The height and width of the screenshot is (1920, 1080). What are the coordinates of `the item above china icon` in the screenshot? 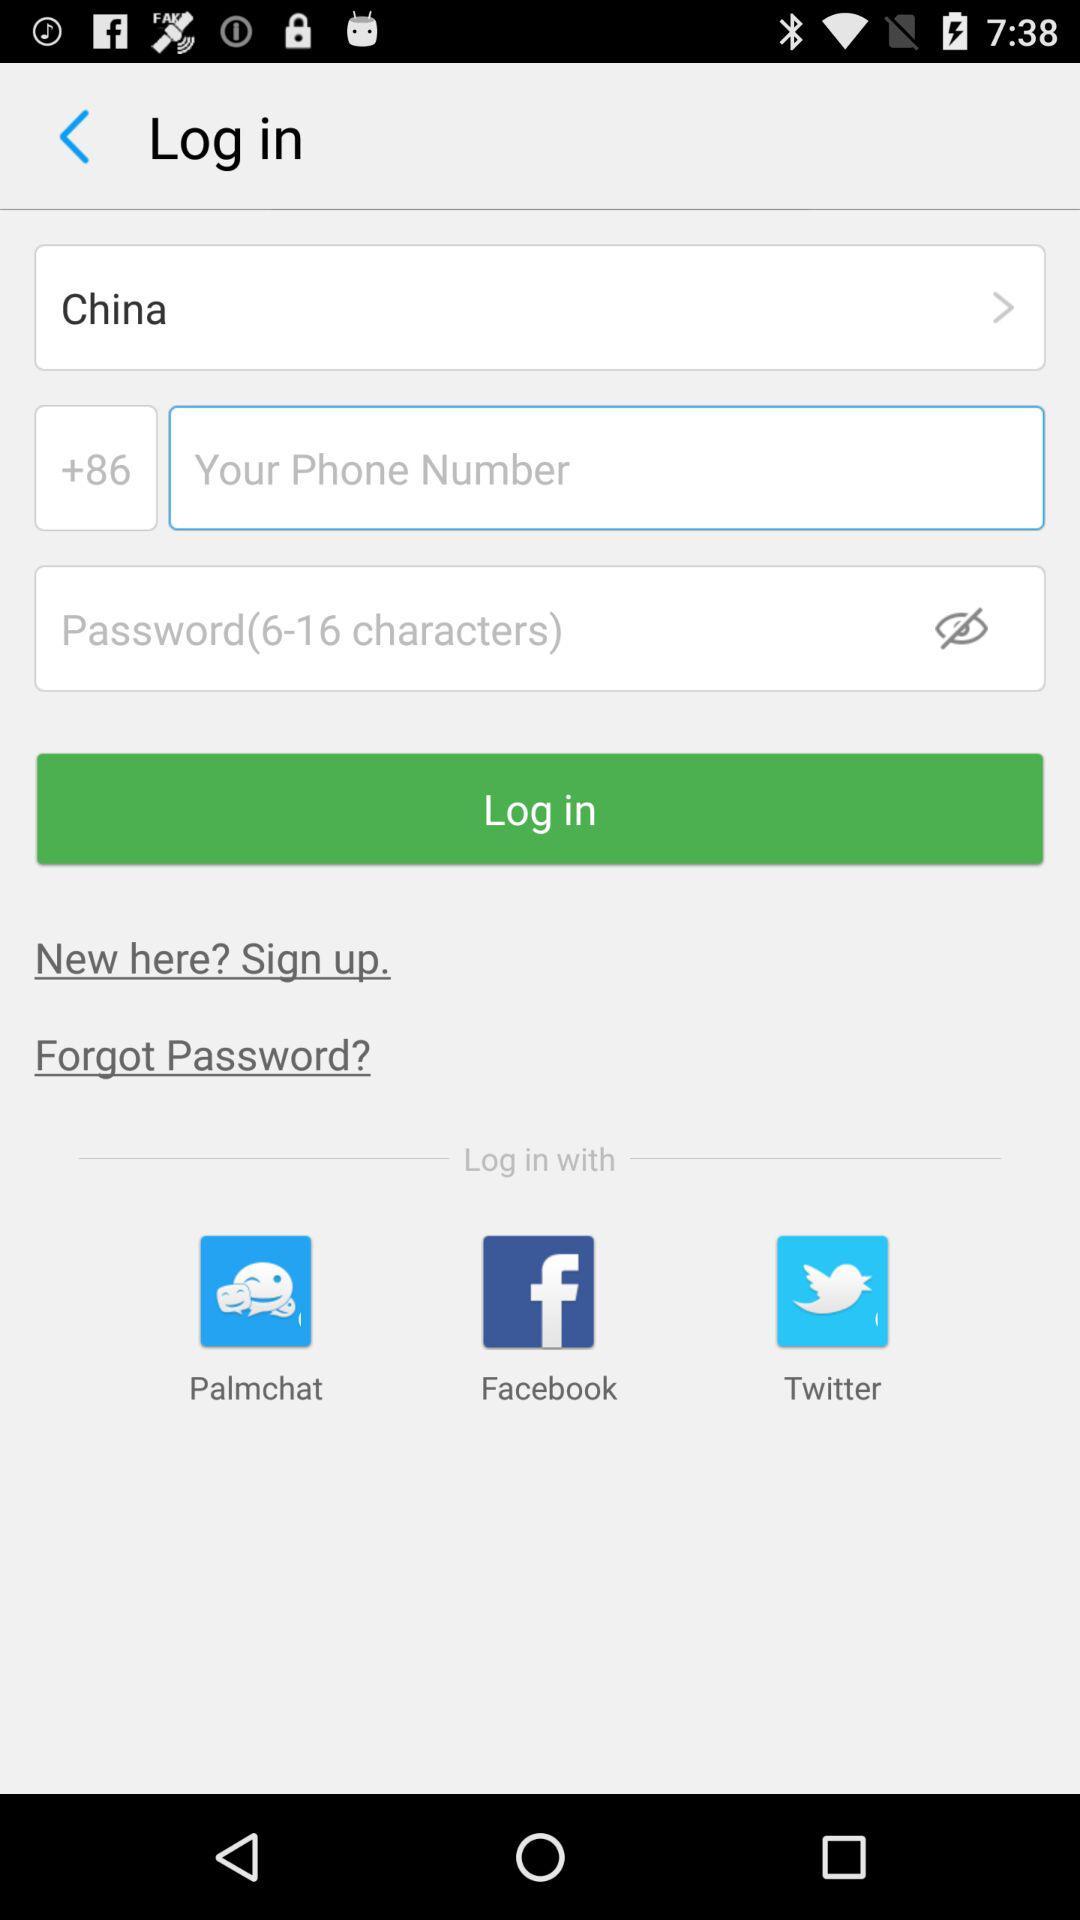 It's located at (73, 135).